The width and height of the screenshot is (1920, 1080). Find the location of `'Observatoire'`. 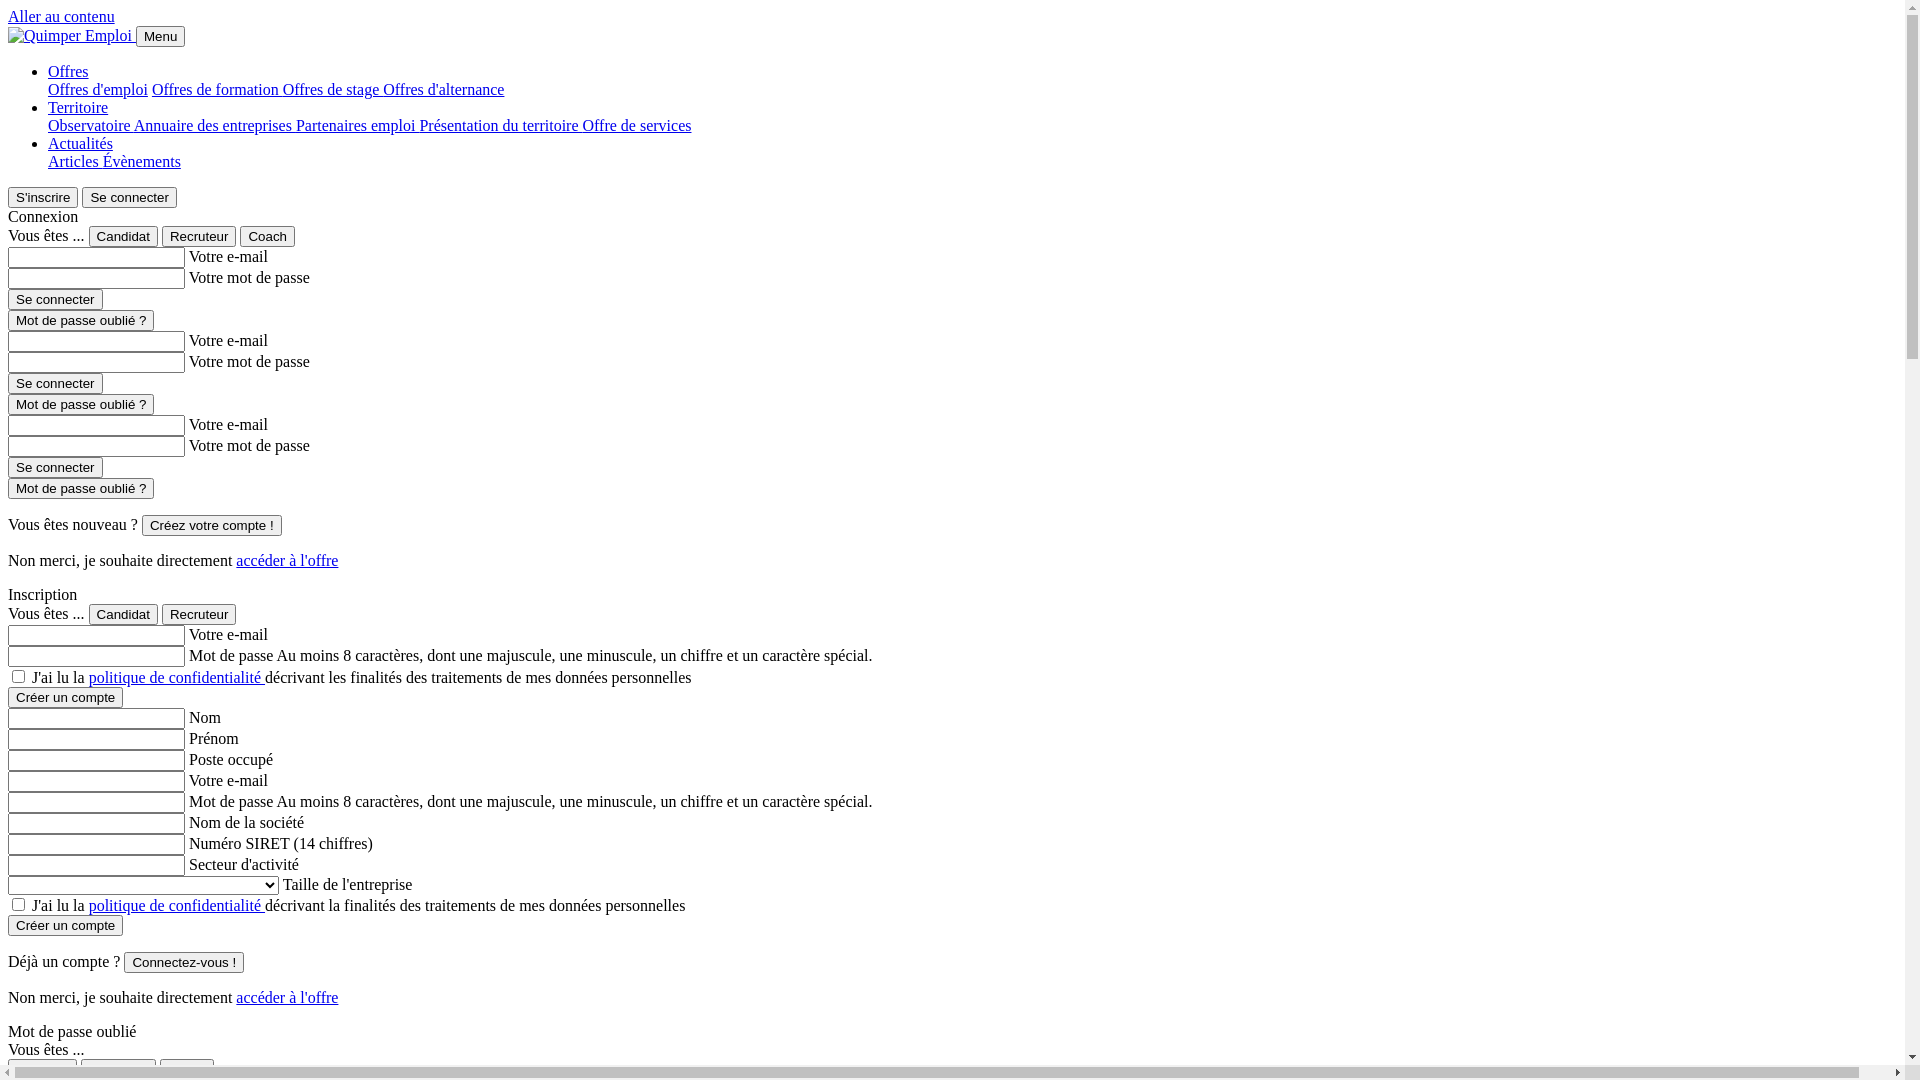

'Observatoire' is located at coordinates (90, 125).